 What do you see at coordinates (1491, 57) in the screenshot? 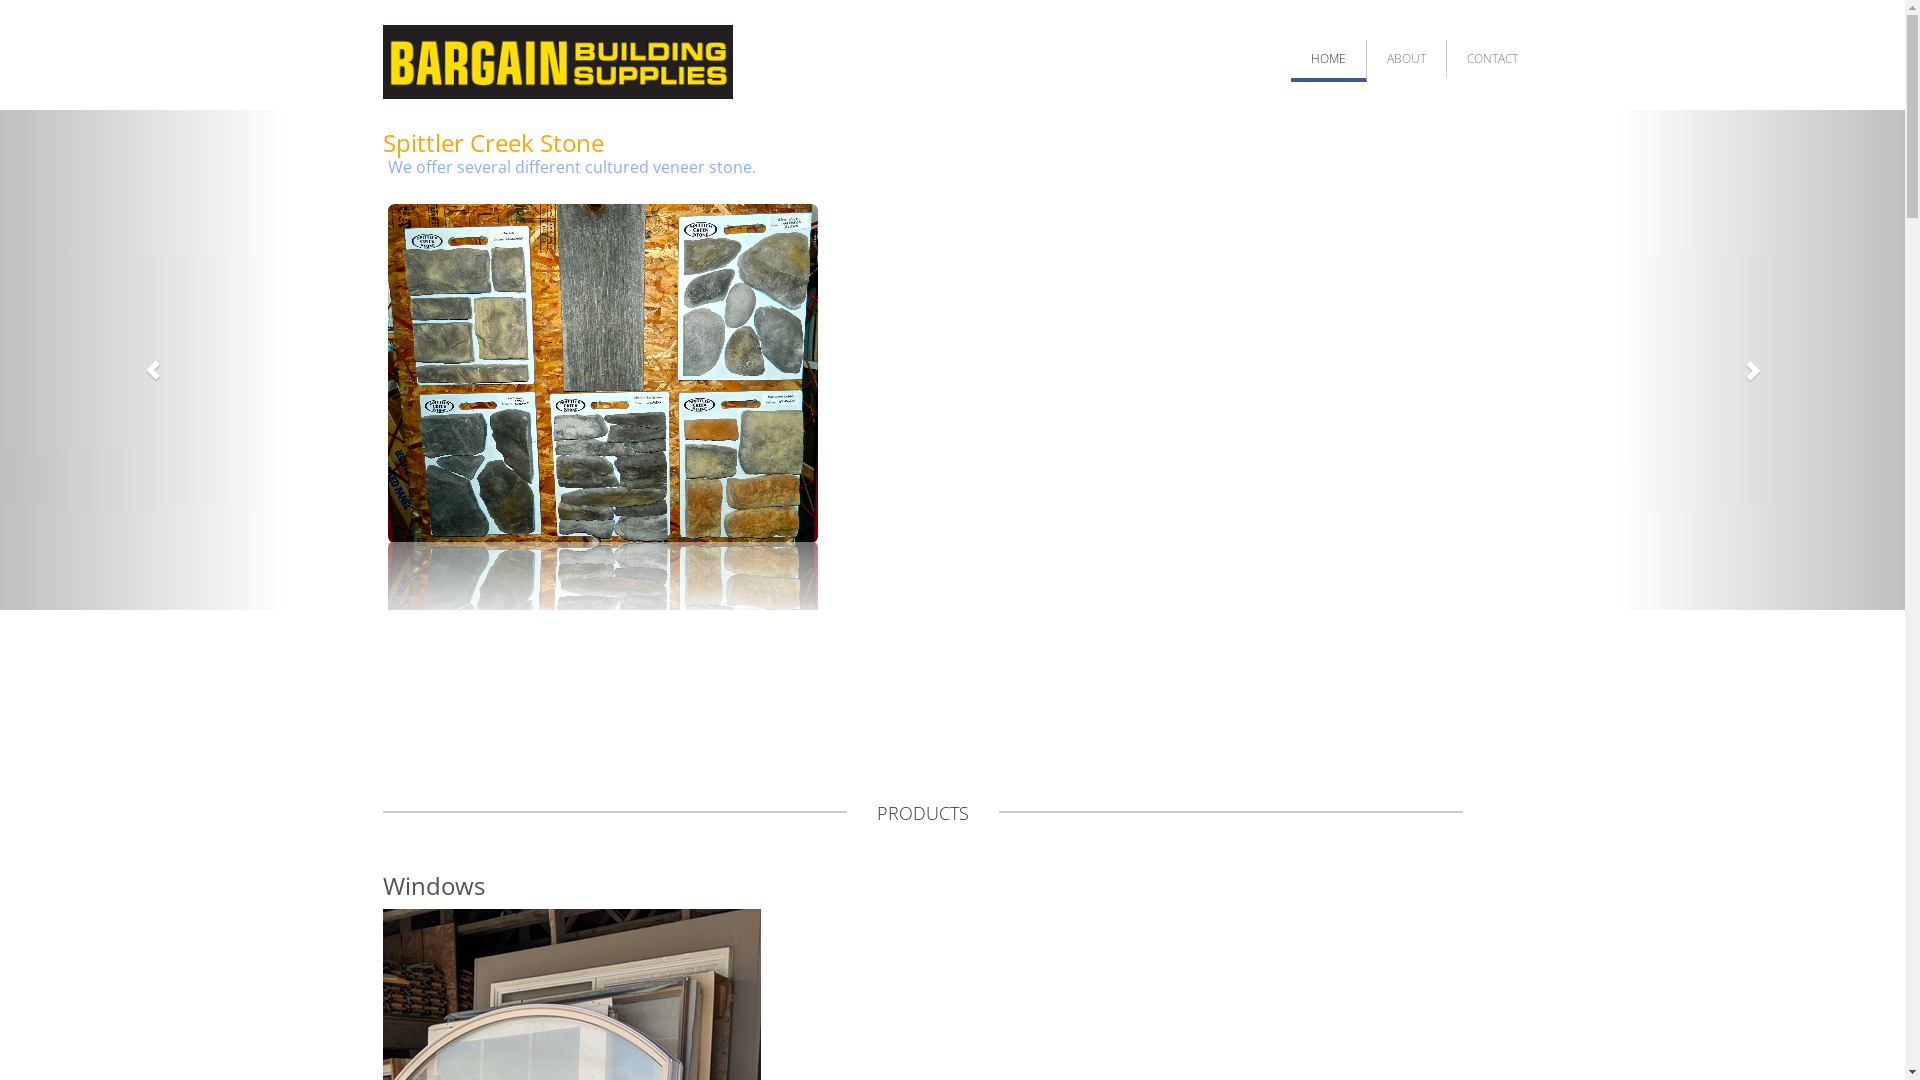
I see `'CONTACT'` at bounding box center [1491, 57].